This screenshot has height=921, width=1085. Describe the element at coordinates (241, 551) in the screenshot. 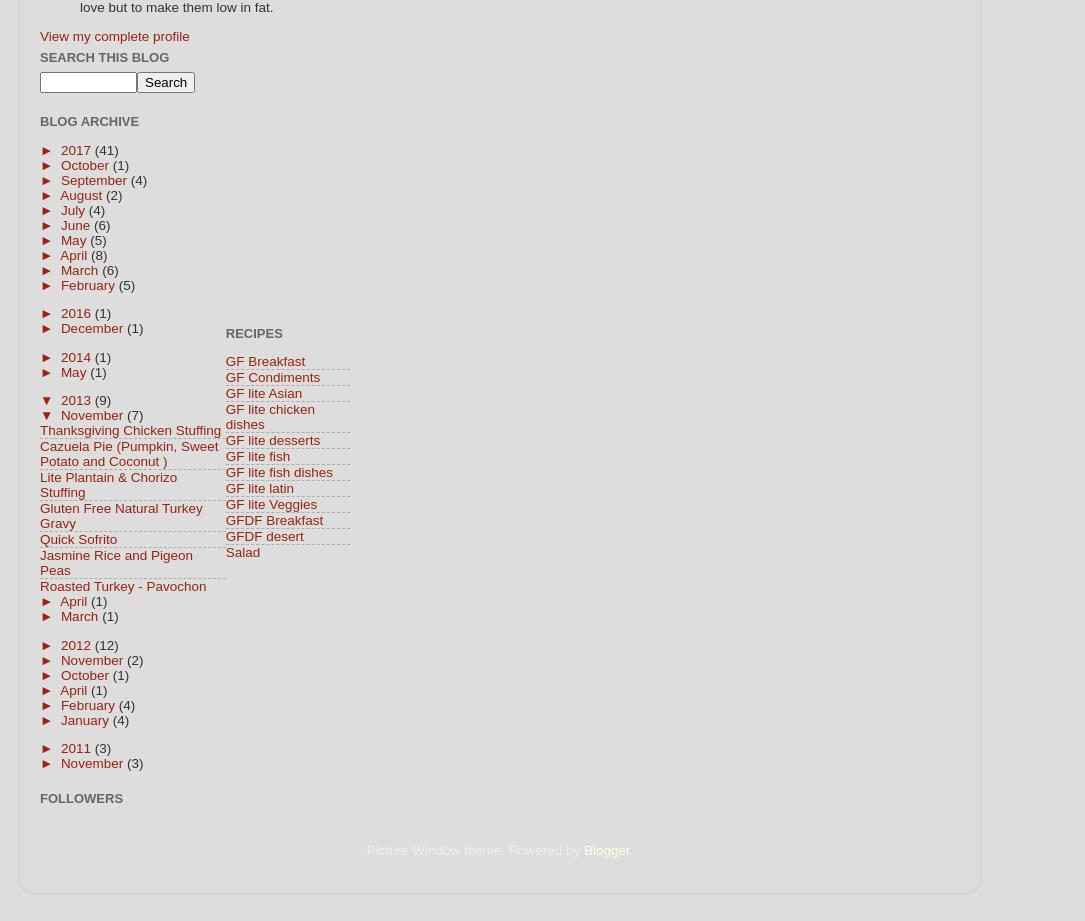

I see `'Salad'` at that location.